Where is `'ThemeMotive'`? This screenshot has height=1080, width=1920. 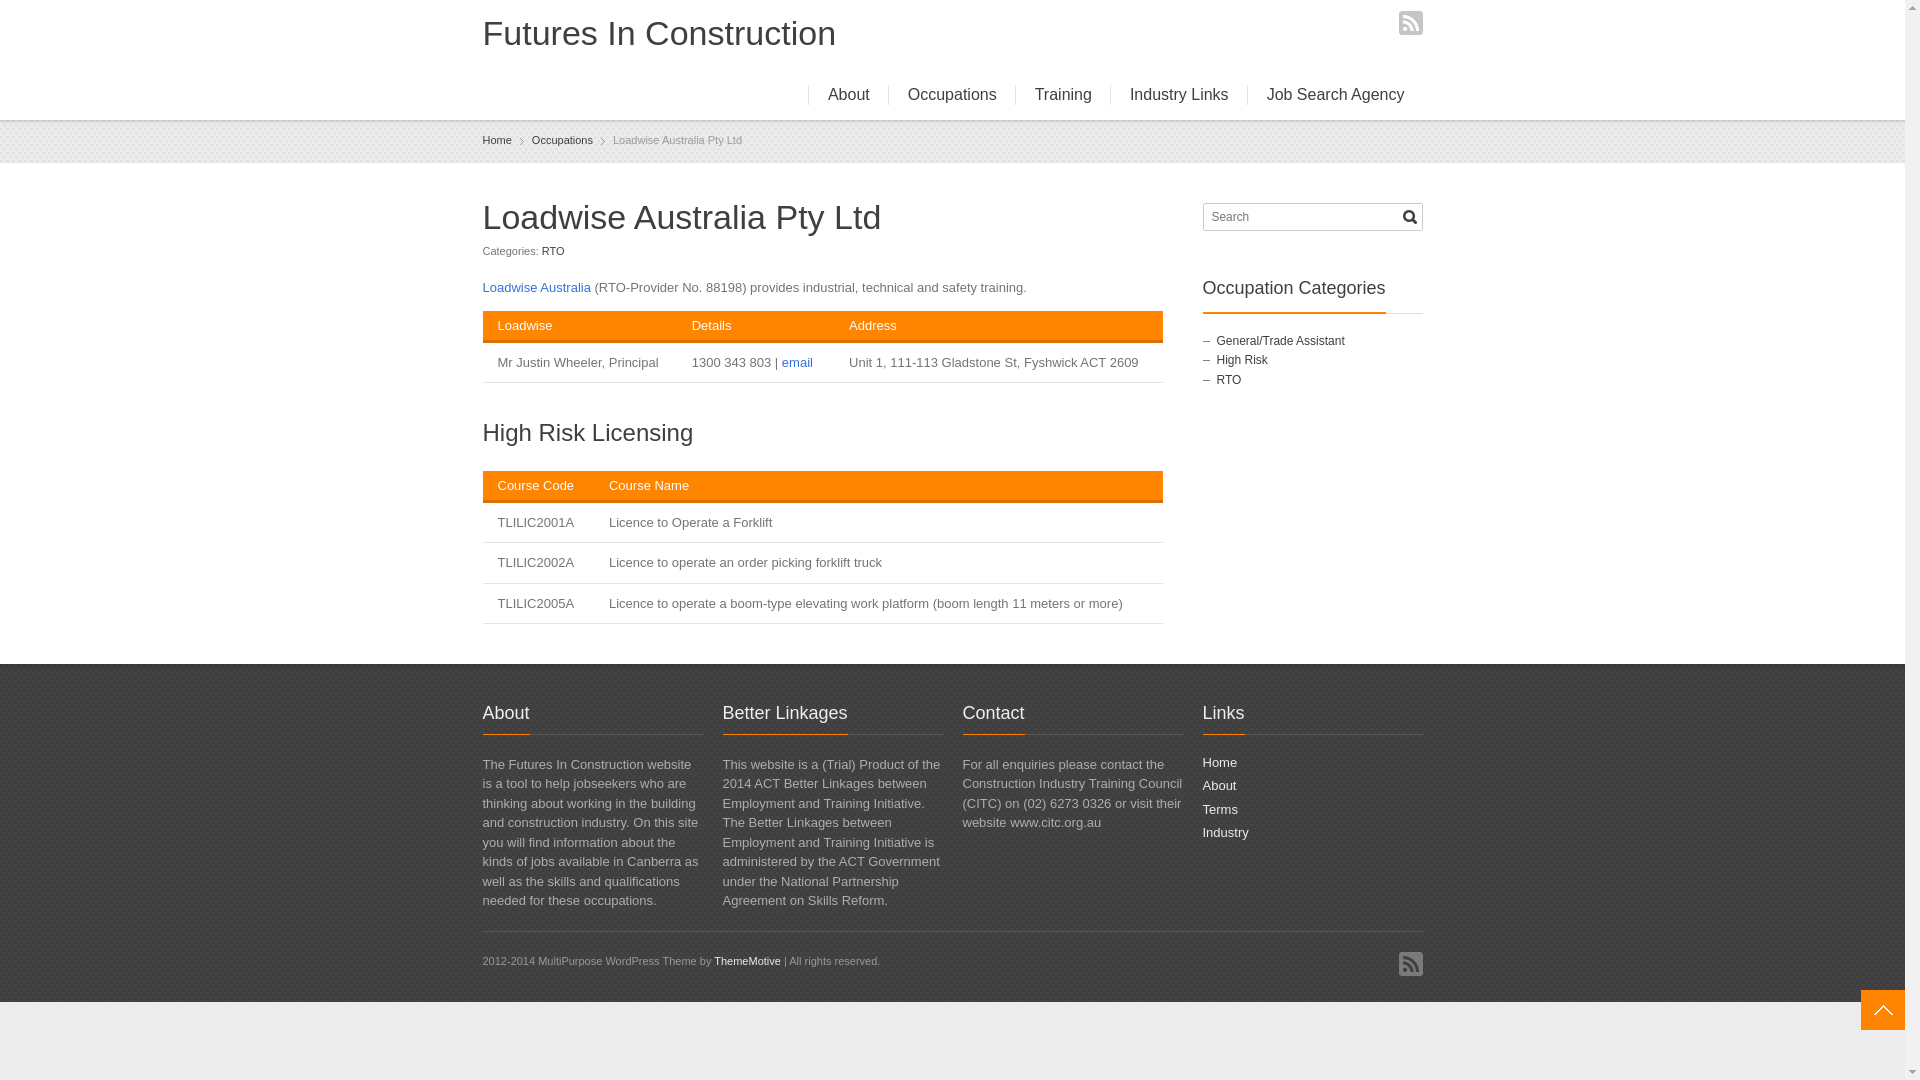
'ThemeMotive' is located at coordinates (746, 959).